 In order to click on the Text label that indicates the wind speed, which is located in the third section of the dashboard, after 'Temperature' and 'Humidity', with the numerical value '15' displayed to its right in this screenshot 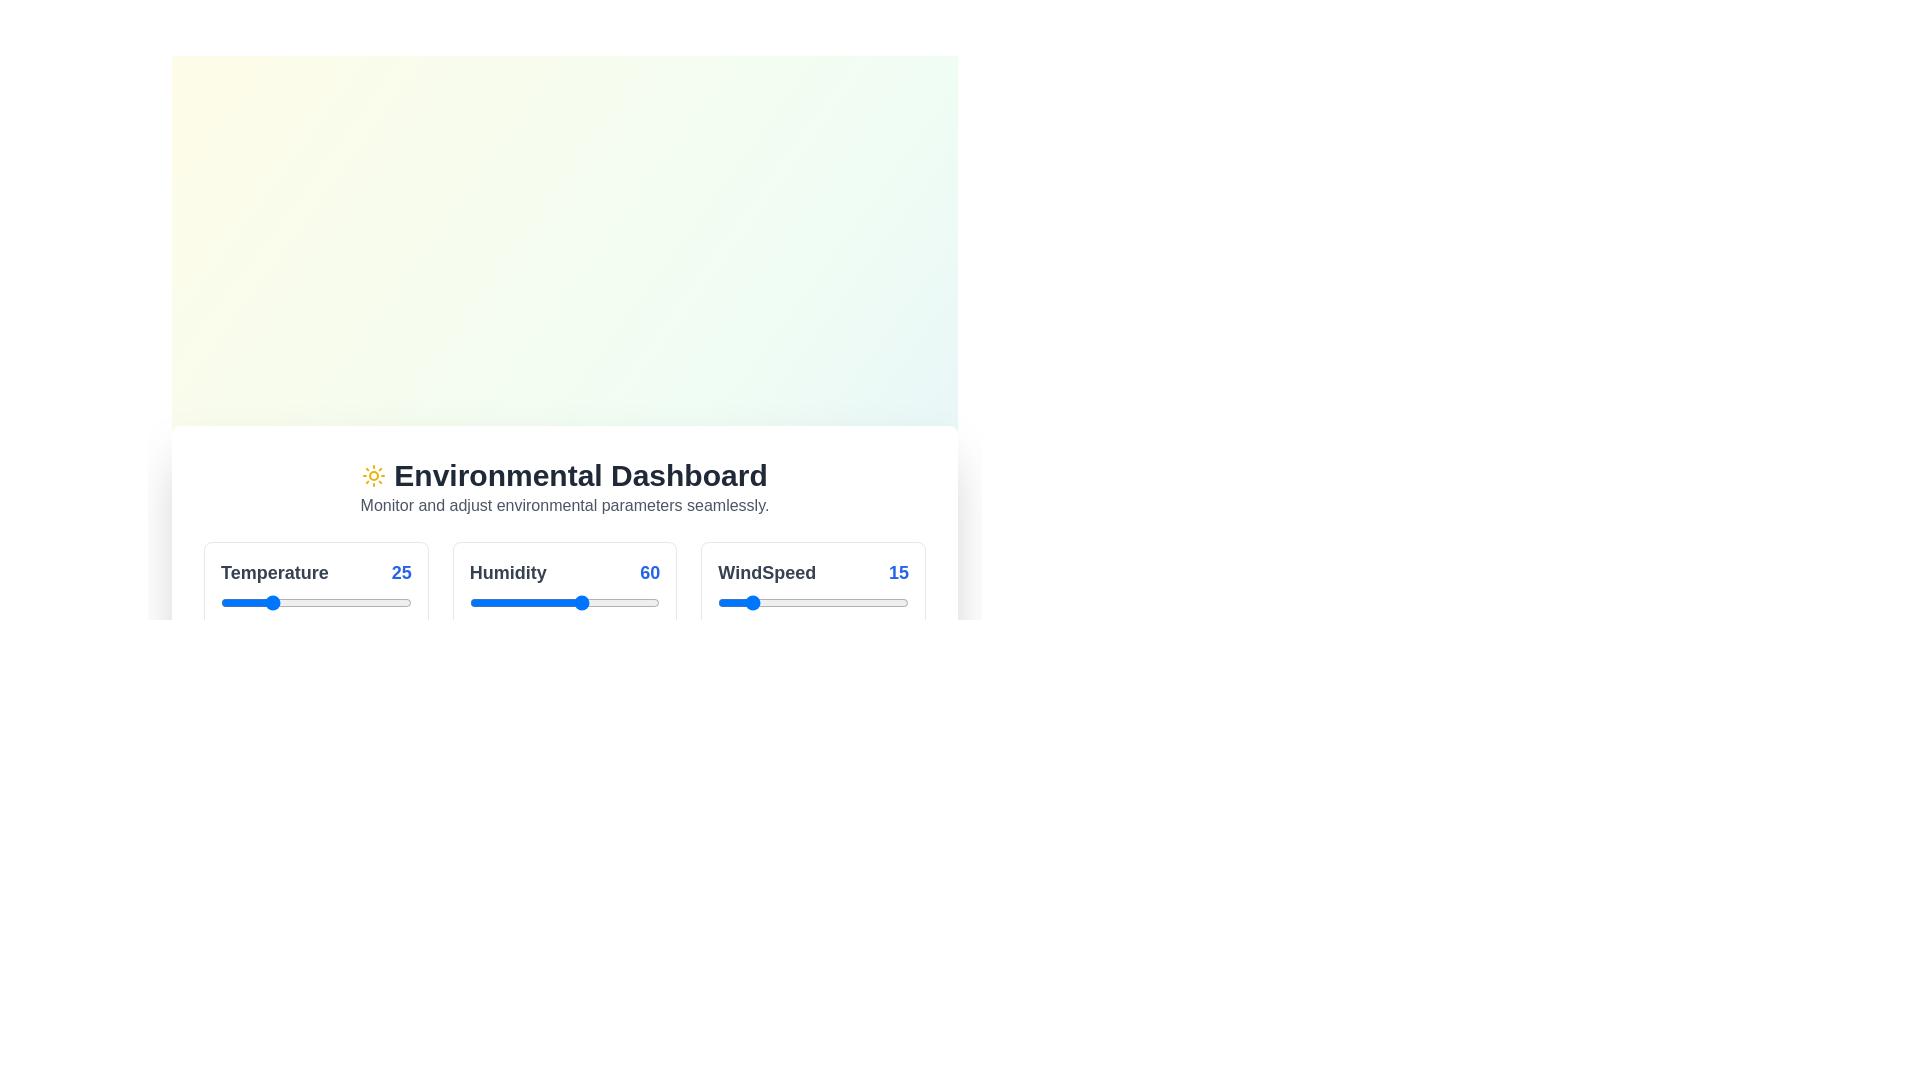, I will do `click(766, 572)`.